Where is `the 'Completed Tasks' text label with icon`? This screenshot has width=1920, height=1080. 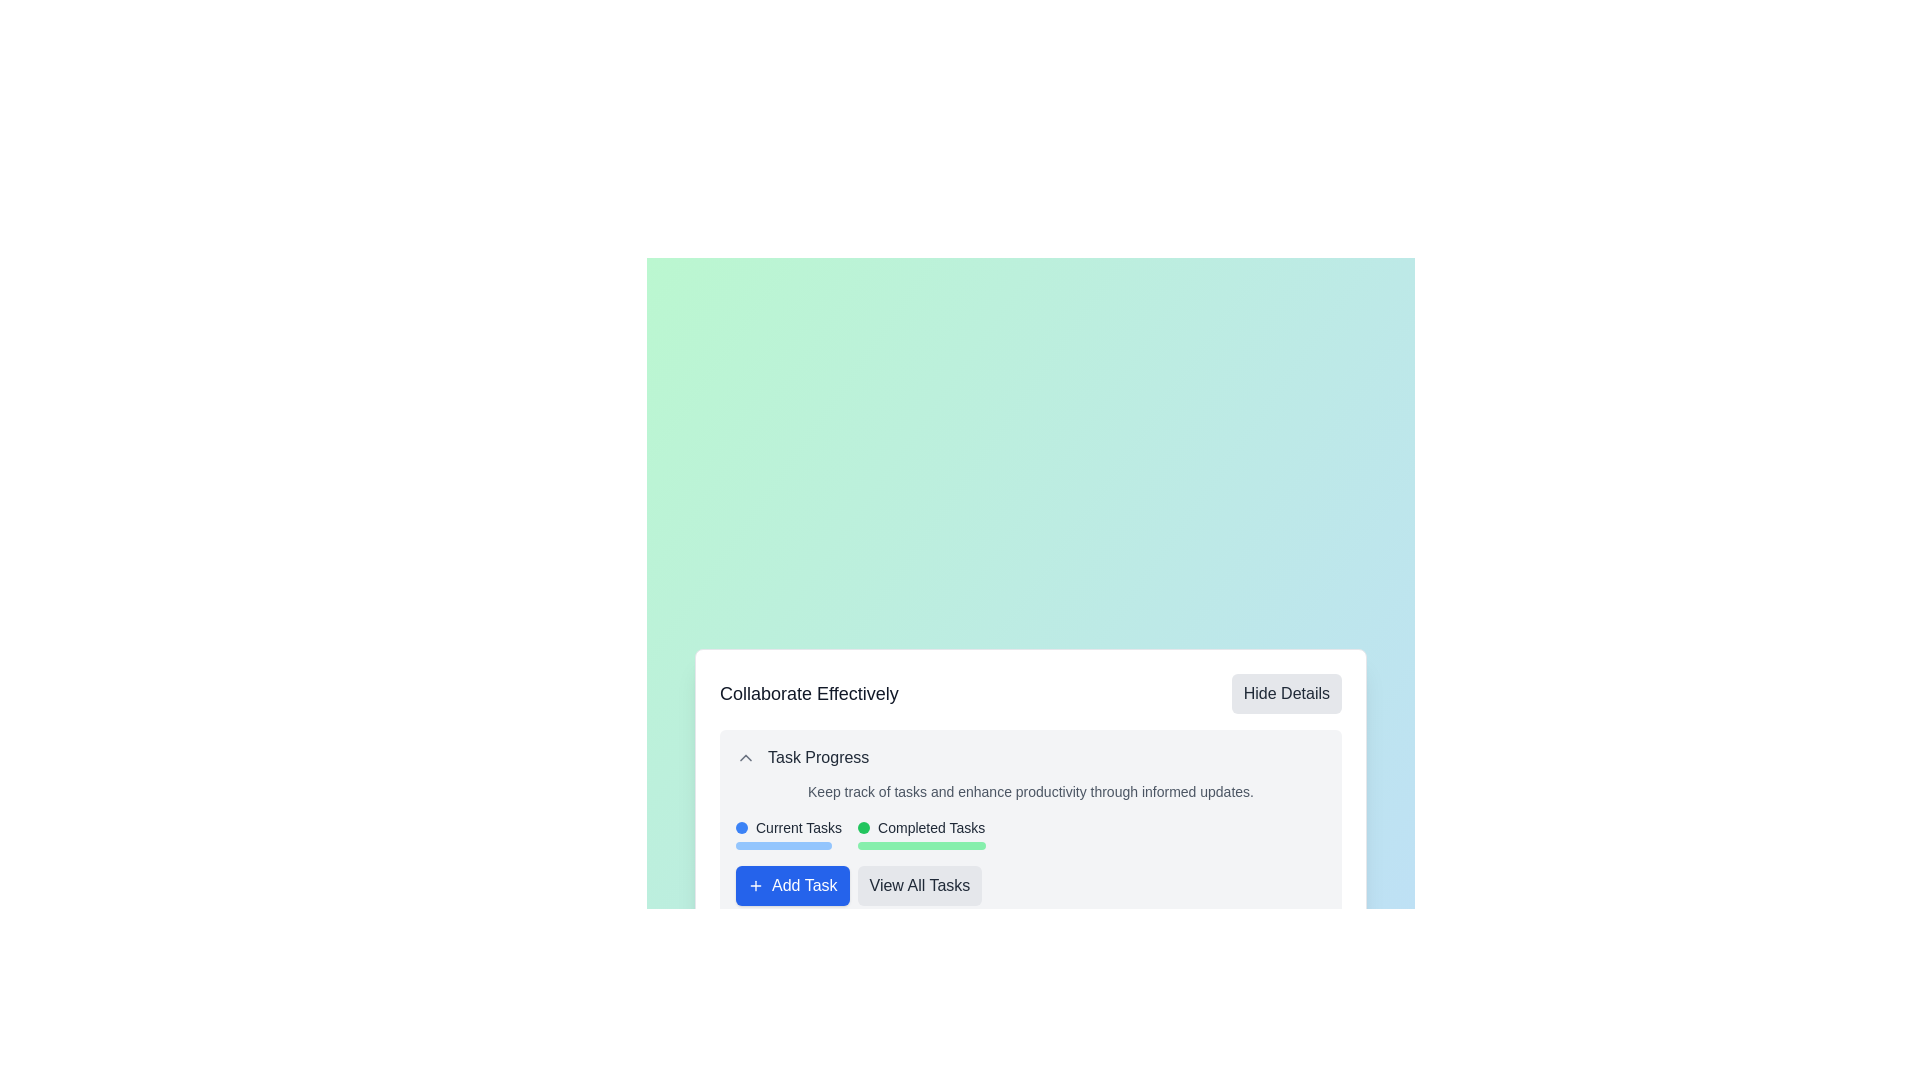
the 'Completed Tasks' text label with icon is located at coordinates (920, 828).